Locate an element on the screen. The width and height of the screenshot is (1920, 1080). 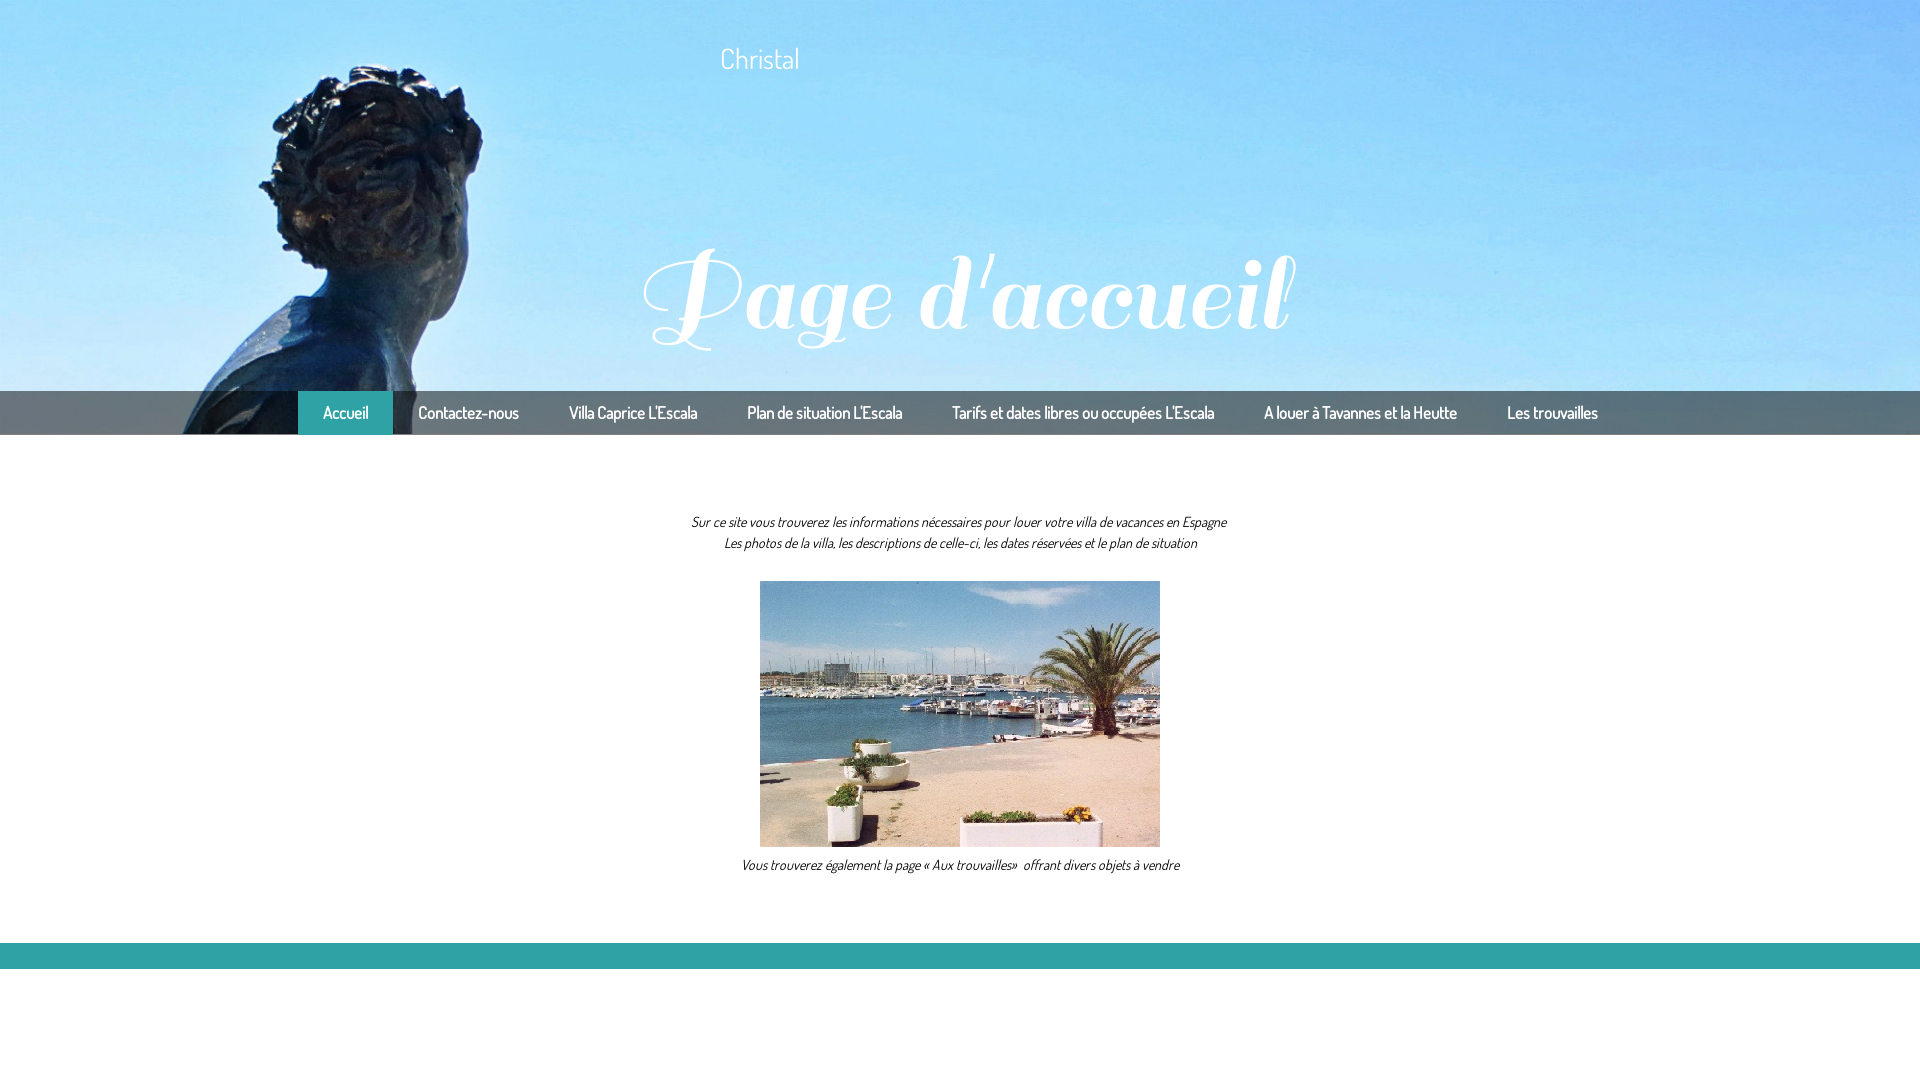
'Villa Caprice L'Escala' is located at coordinates (543, 411).